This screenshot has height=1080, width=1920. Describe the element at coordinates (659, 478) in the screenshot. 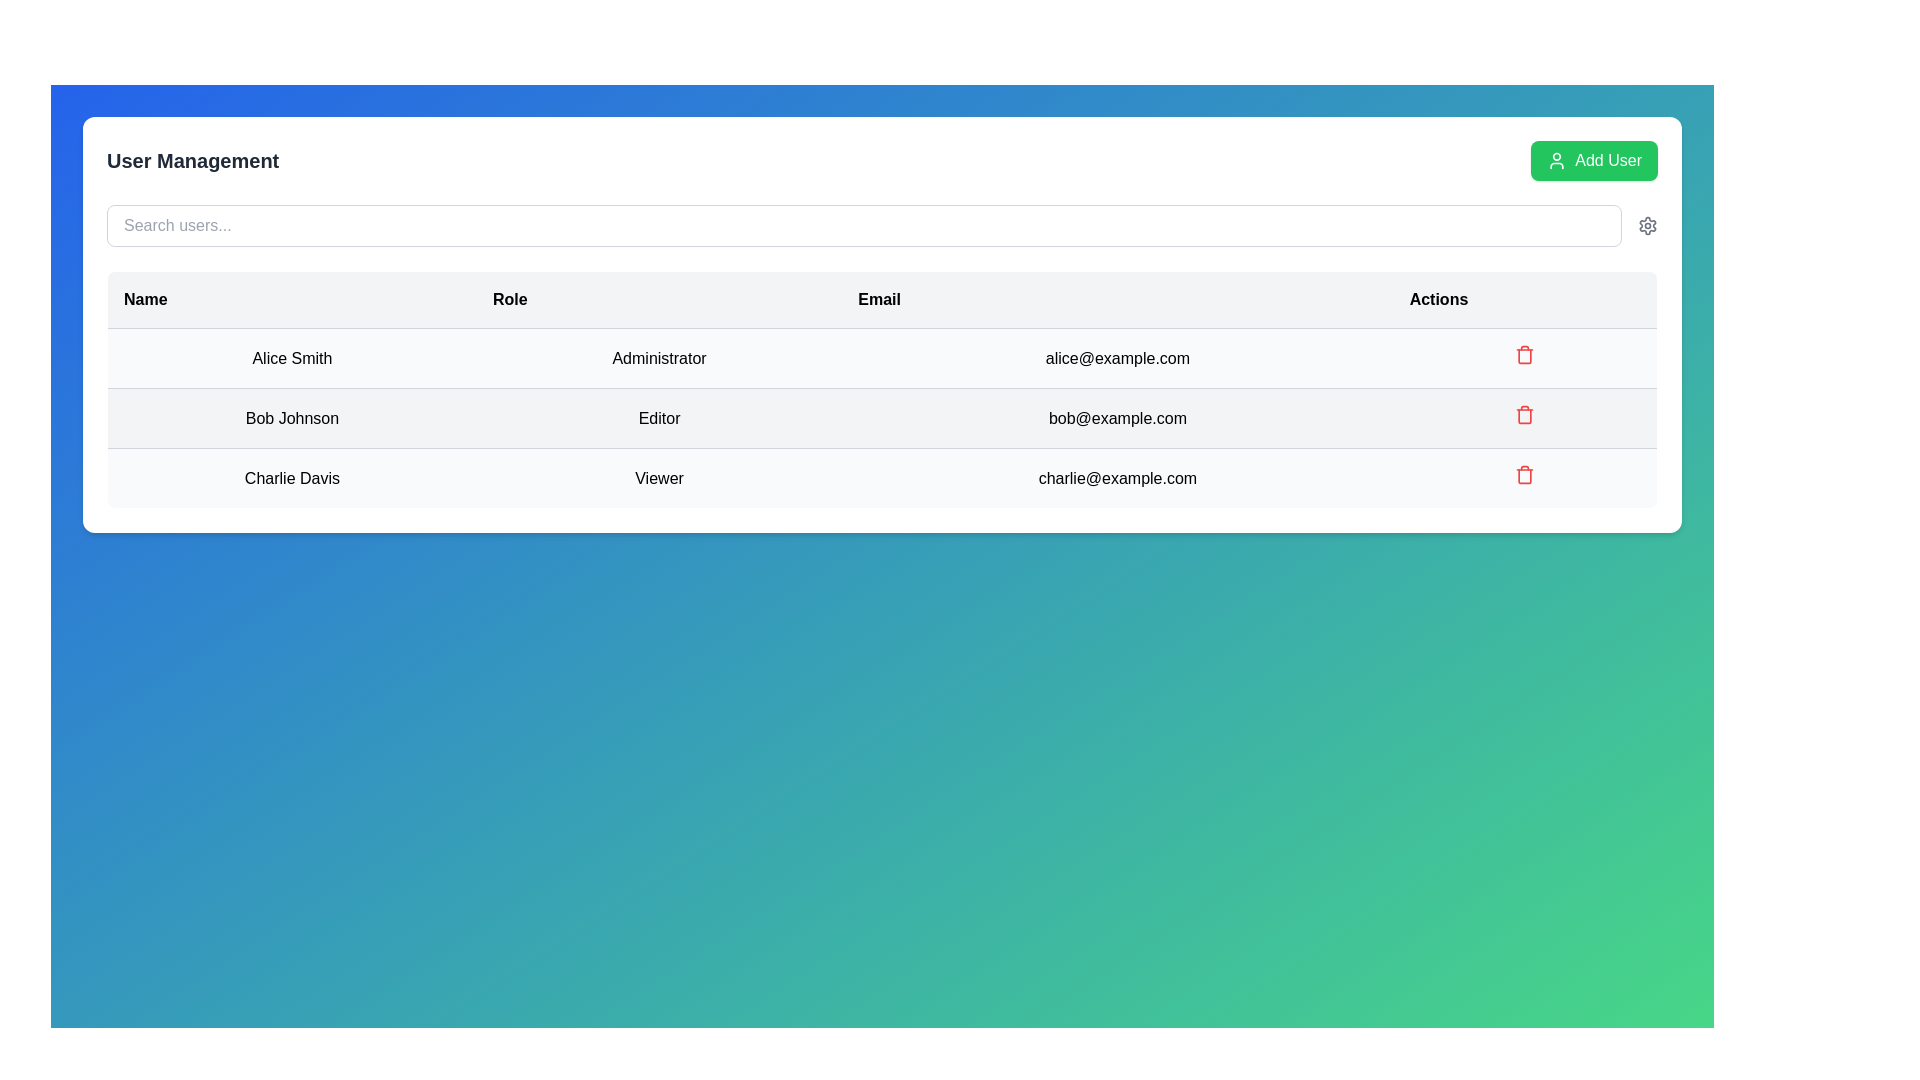

I see `the Label/Text Display indicating 'Viewer' for user 'Charlie Davis' in the user table` at that location.